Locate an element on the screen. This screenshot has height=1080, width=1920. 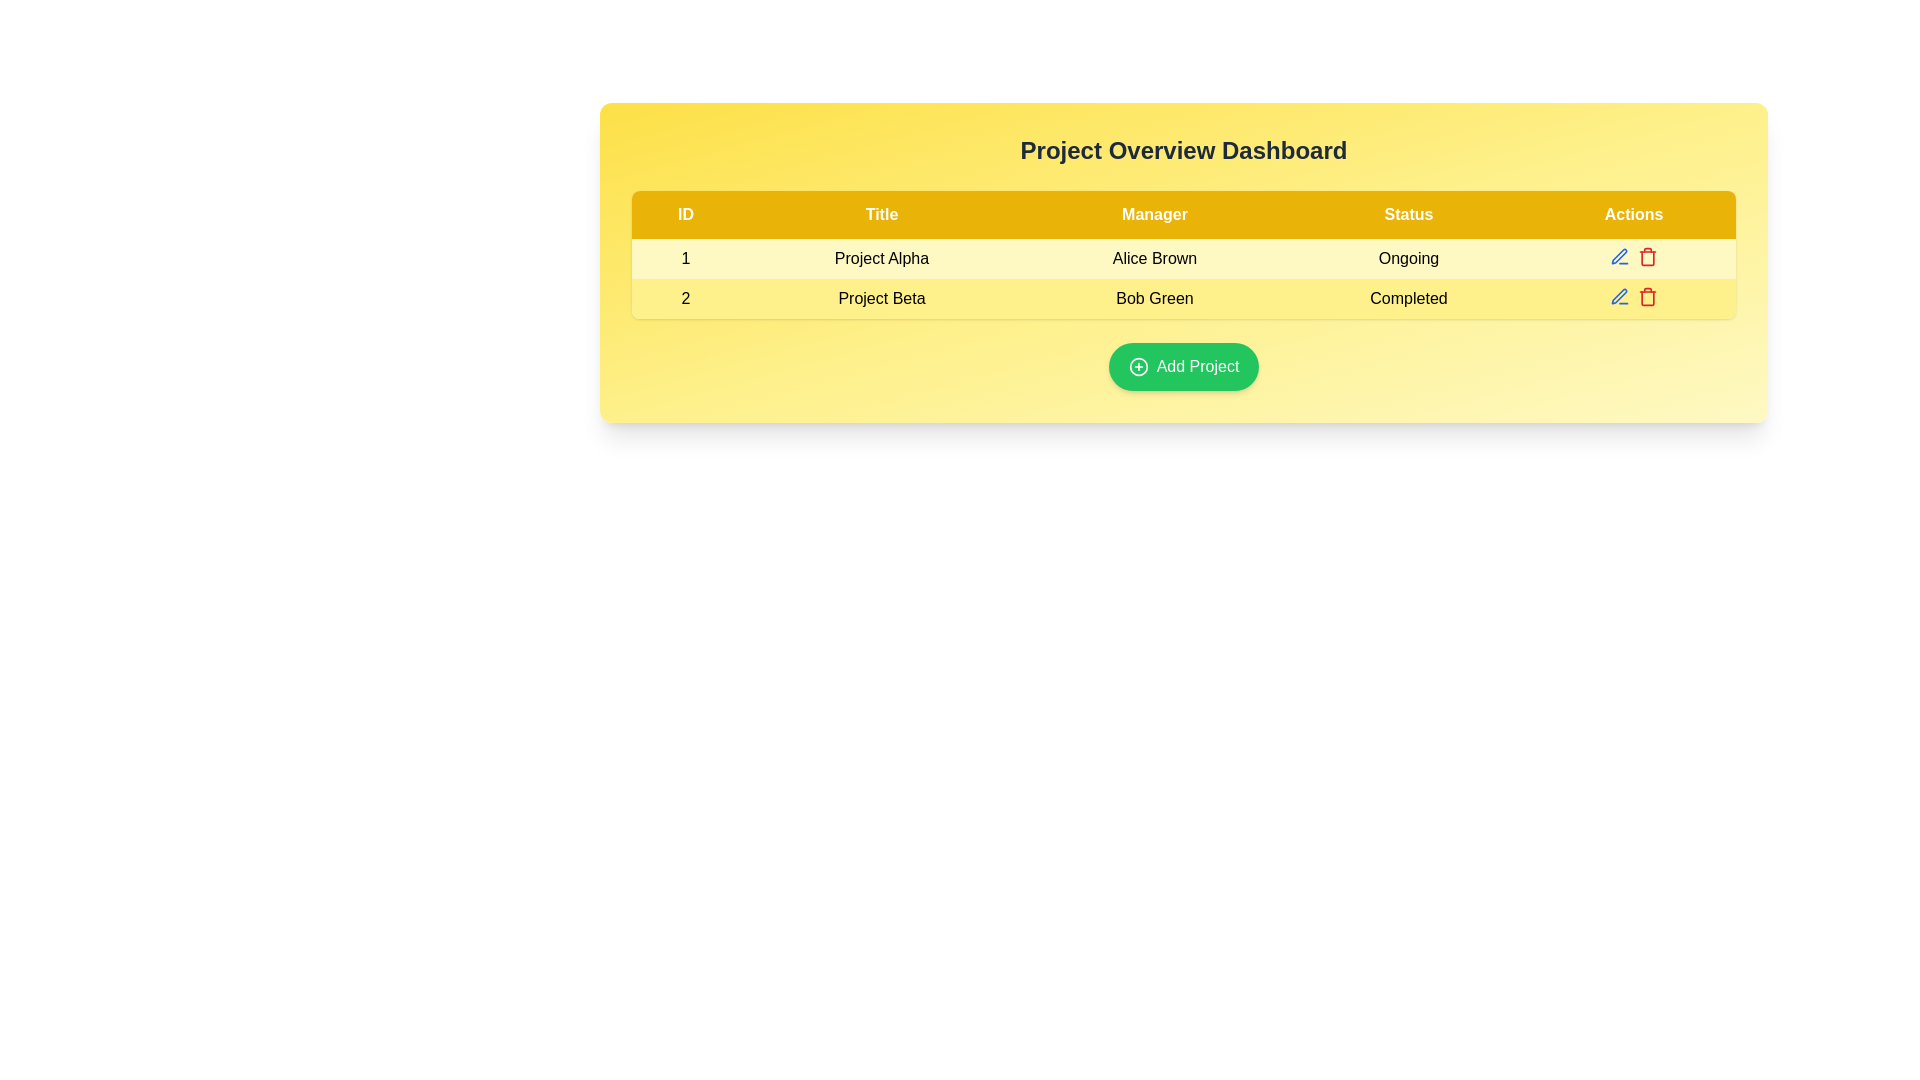
the fourth header label in the table that indicates the 'Status' column, located between the 'Manager' and 'Actions' labels is located at coordinates (1408, 215).